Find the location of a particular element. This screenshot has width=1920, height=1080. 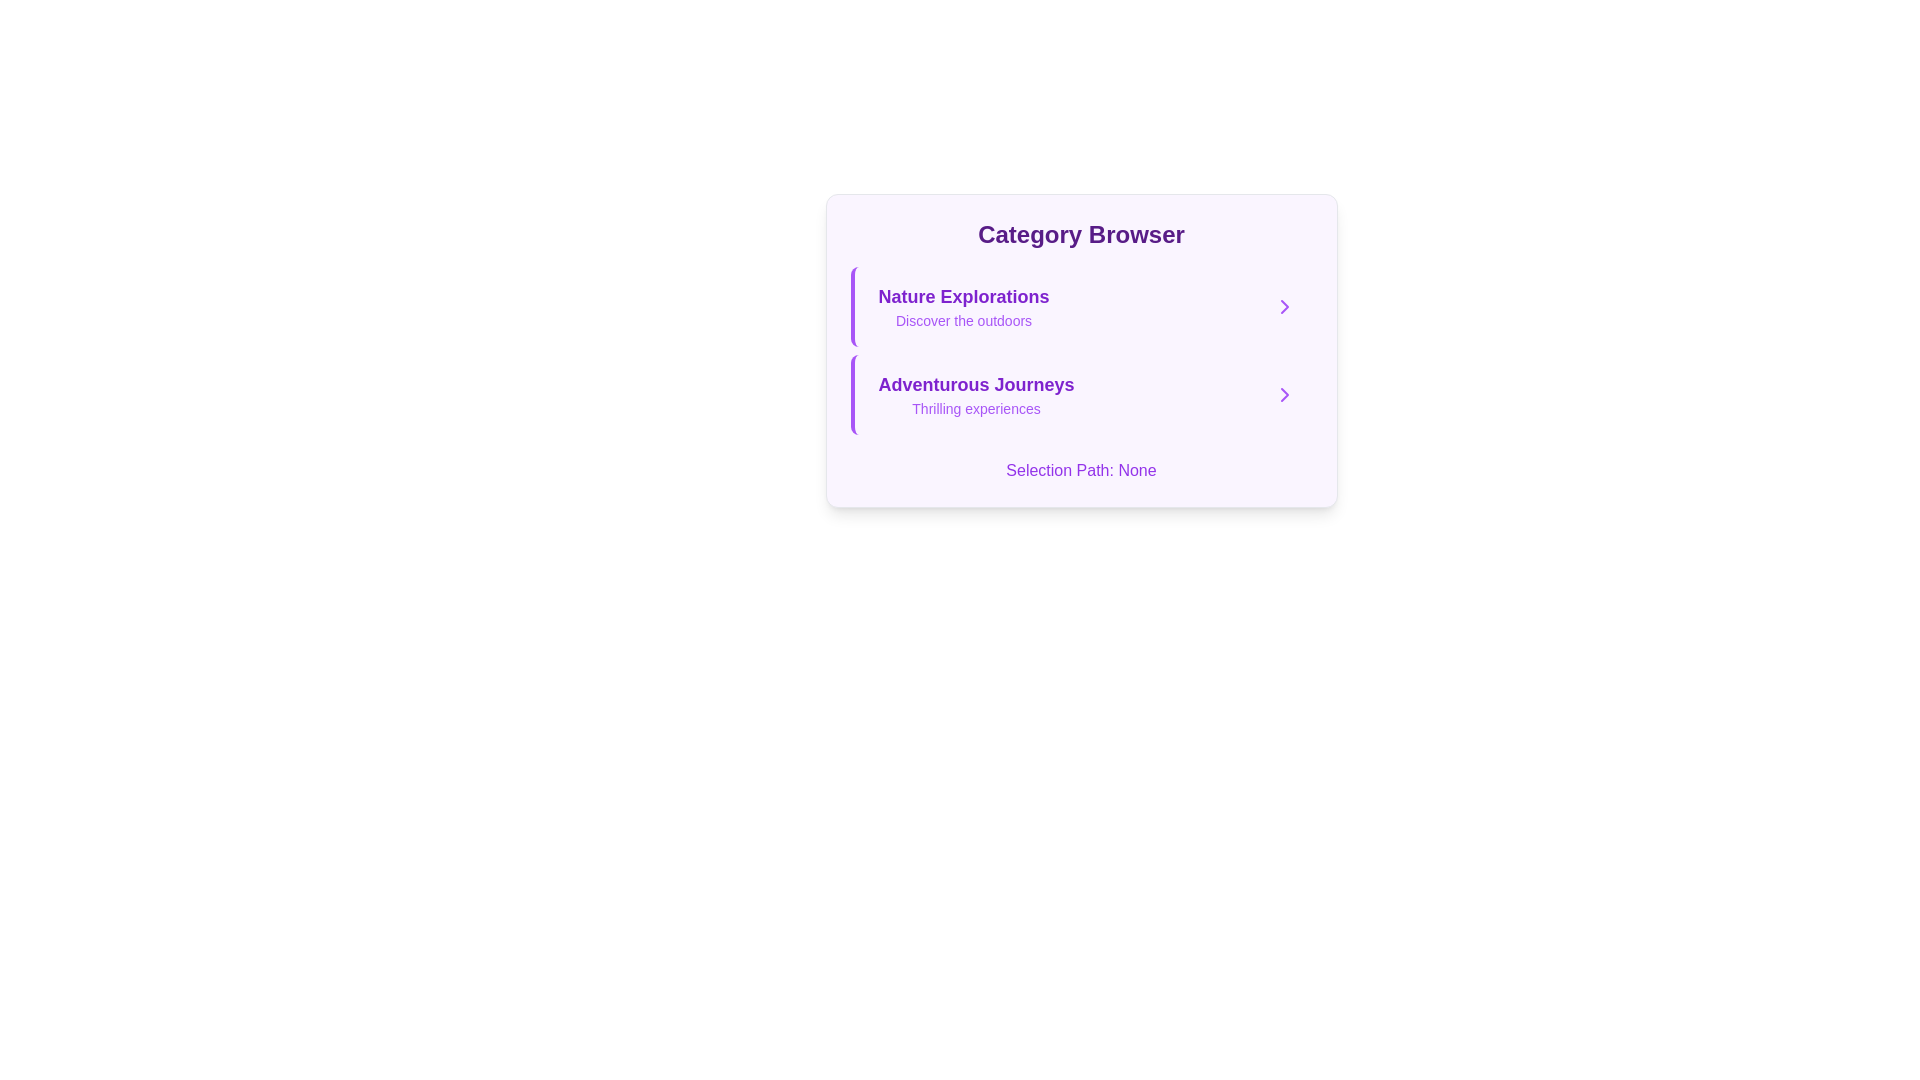

the text label that serves as a title for the 'Discover the outdoors' description in the 'Category Browser' section is located at coordinates (964, 297).